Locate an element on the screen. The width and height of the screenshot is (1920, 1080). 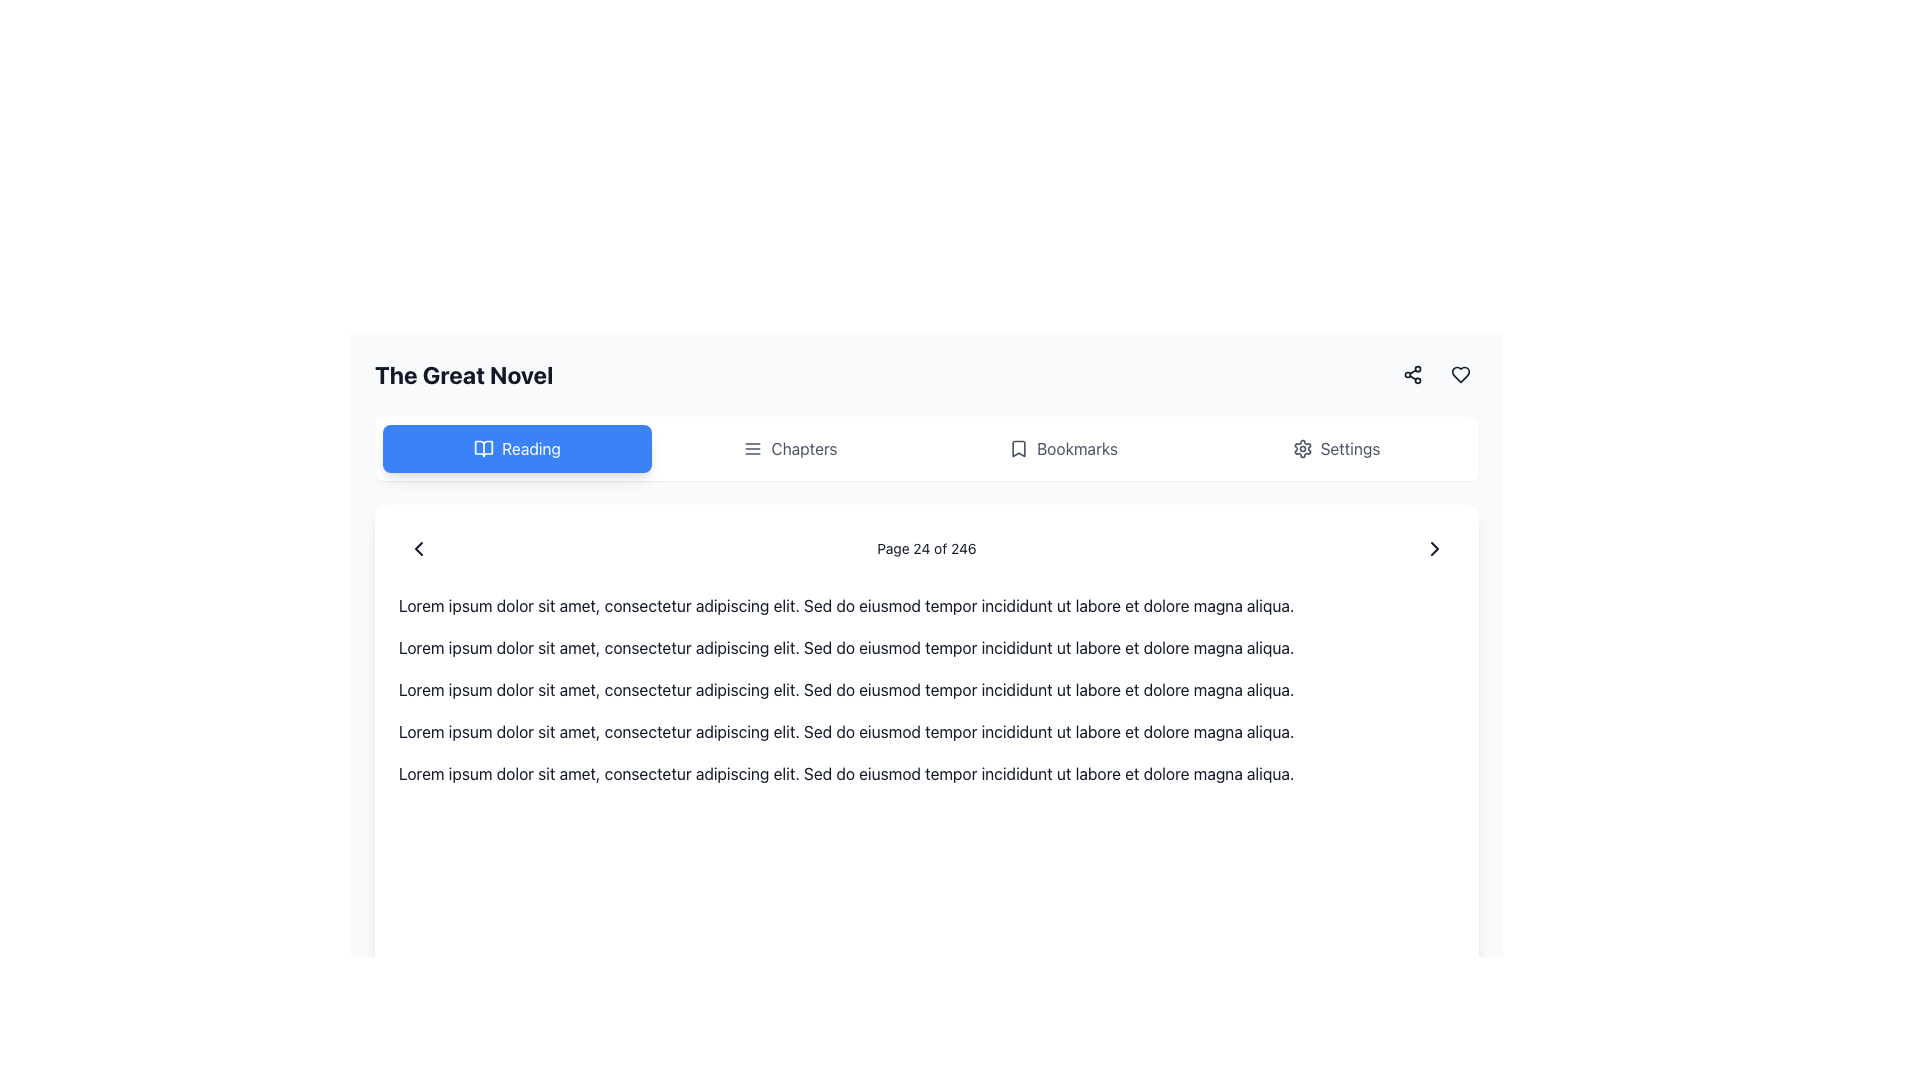
the rightwards arrow icon, which is a small triangular shape pointing to the right is located at coordinates (1434, 548).